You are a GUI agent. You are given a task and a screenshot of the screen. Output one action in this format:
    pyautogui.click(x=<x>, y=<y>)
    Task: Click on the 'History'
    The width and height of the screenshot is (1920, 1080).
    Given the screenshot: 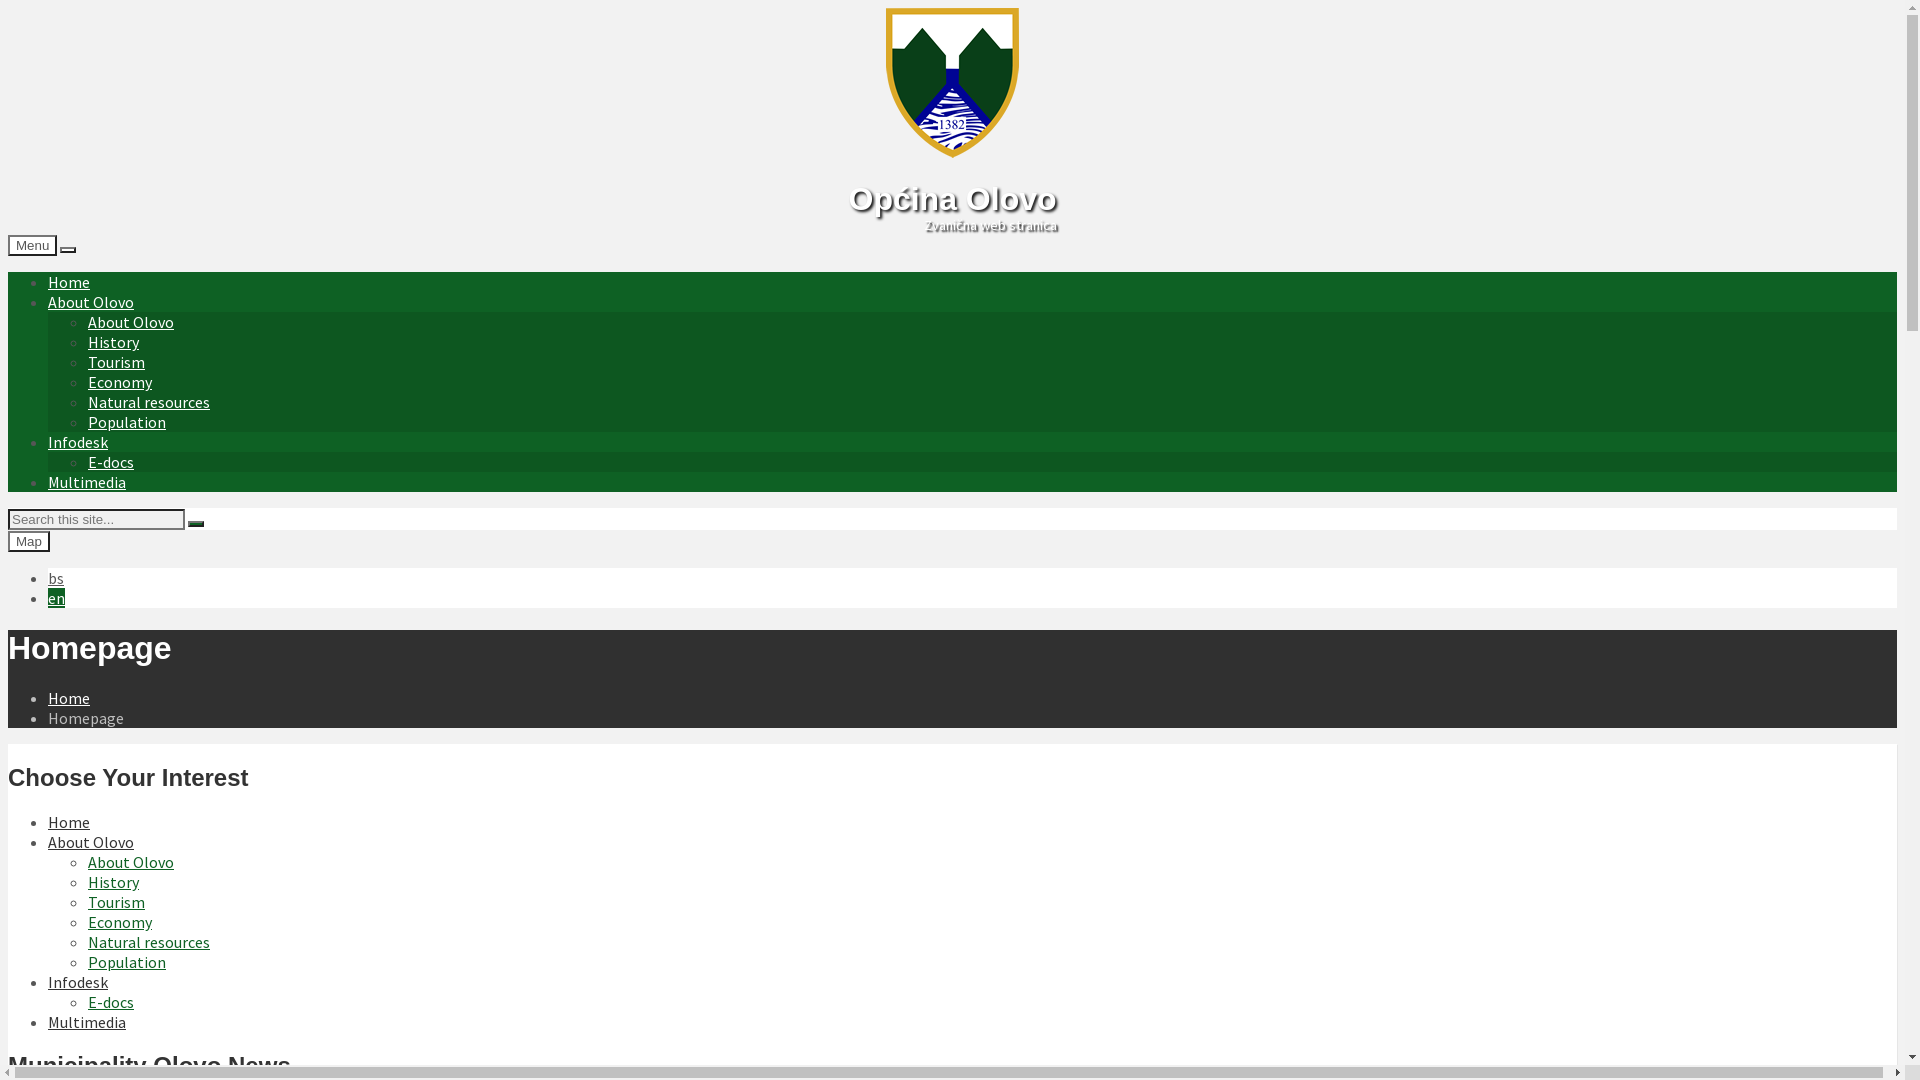 What is the action you would take?
    pyautogui.click(x=86, y=881)
    